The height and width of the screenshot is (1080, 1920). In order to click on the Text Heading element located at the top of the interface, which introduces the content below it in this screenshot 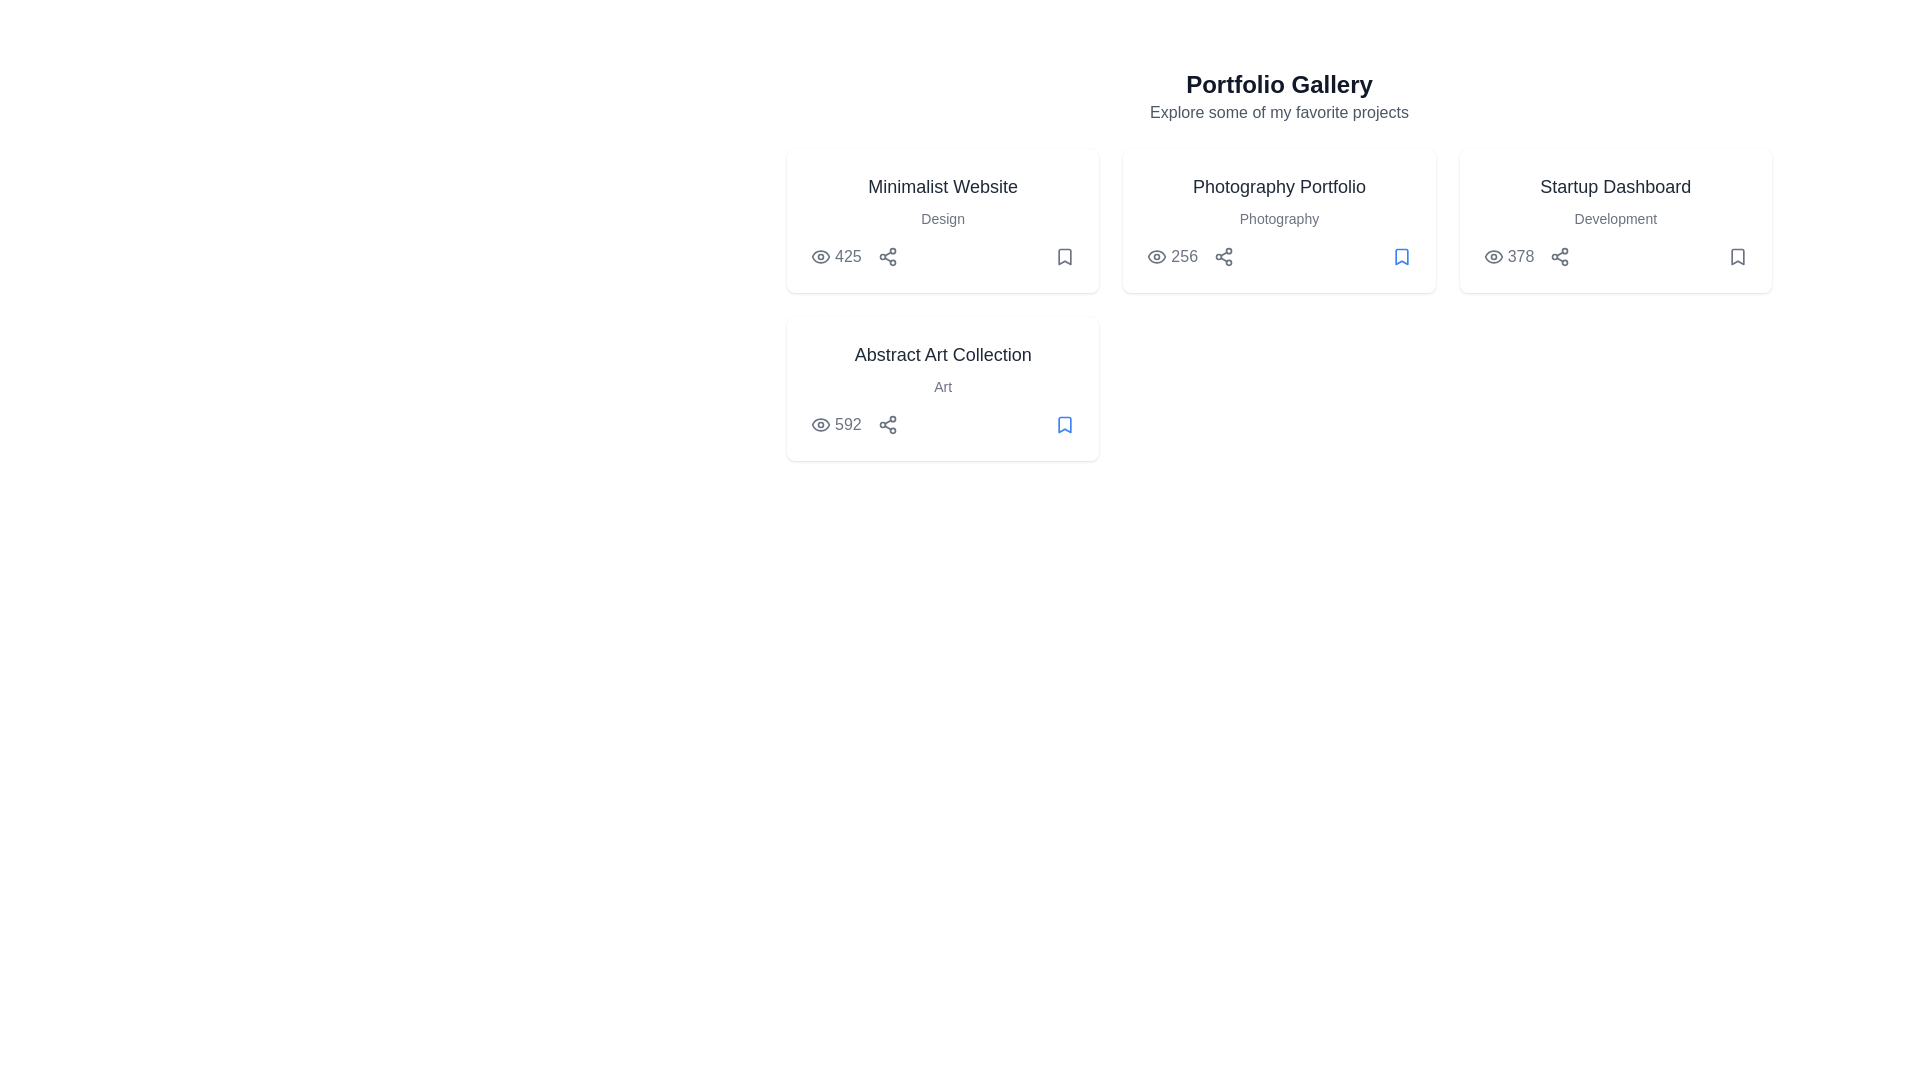, I will do `click(1278, 83)`.